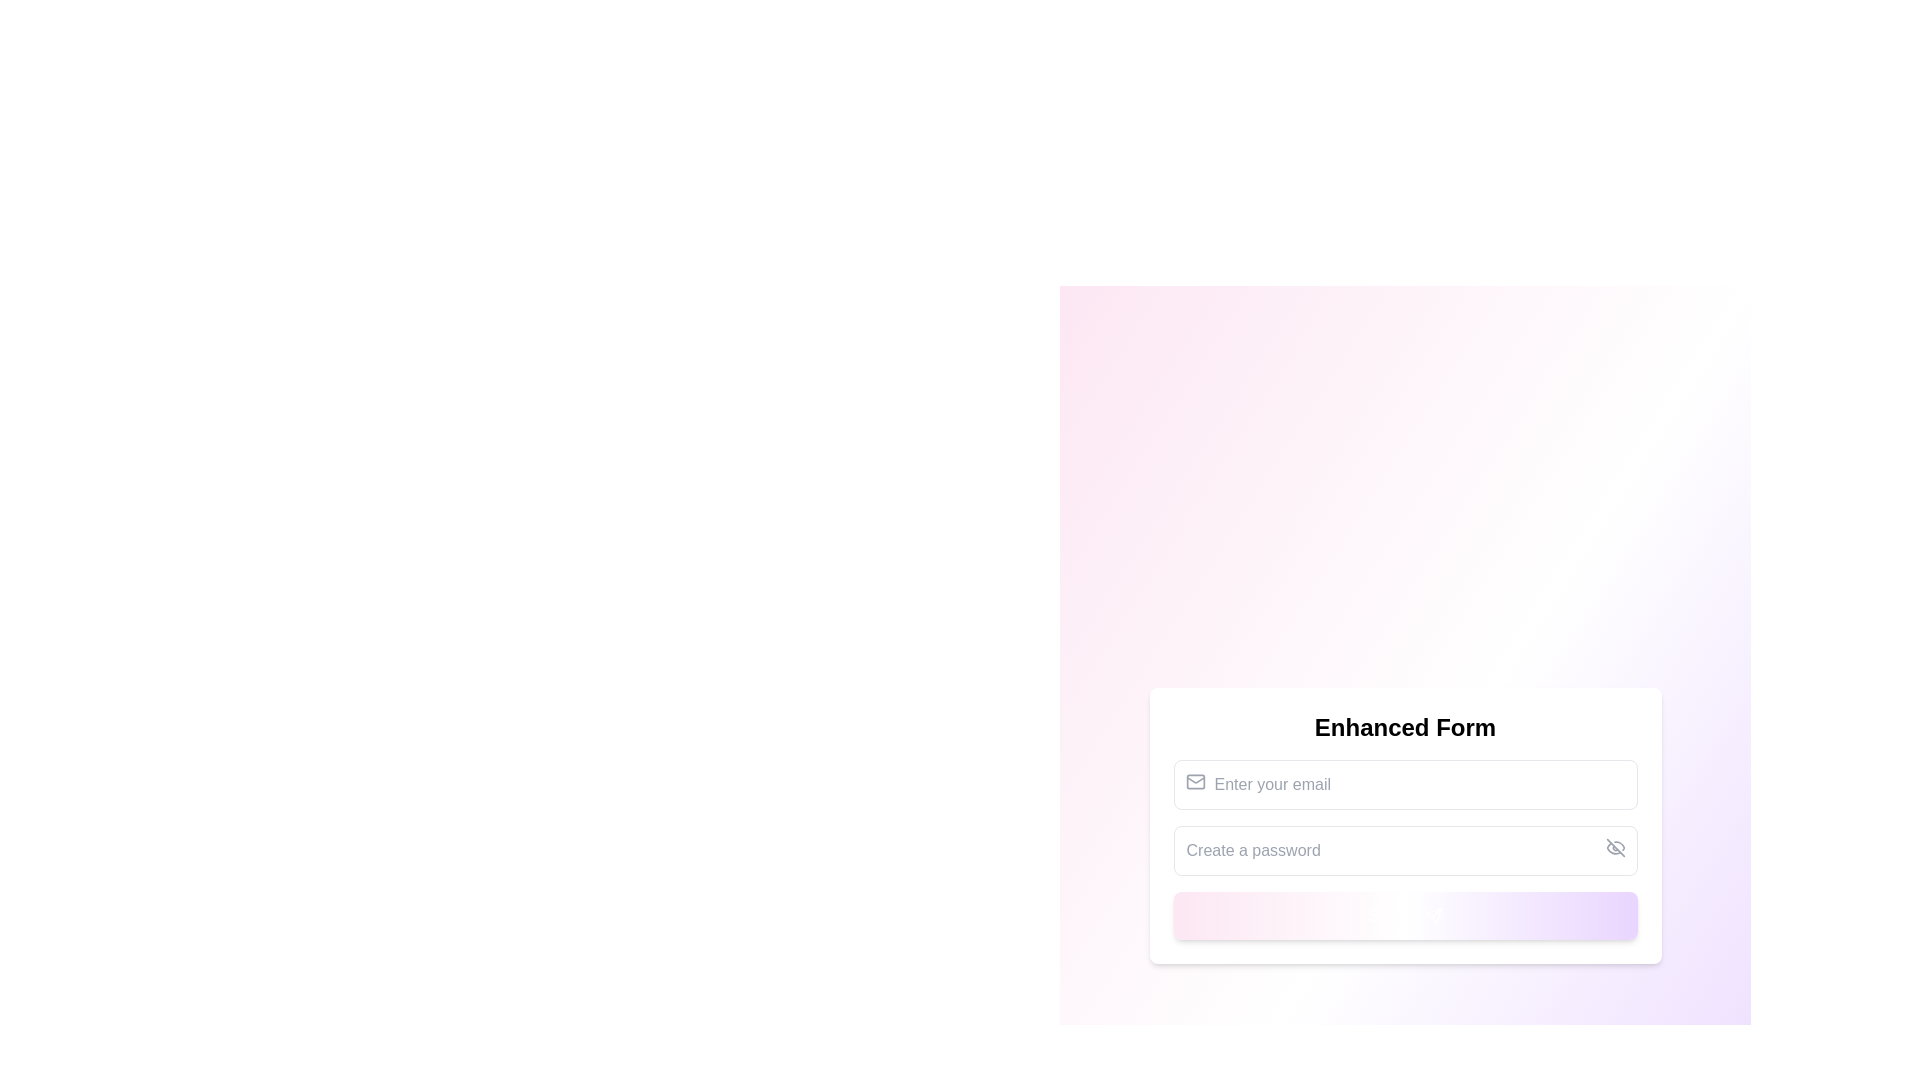  I want to click on the Text Header at the top of the form, which serves as the title or heading indicating the purpose of the form, so click(1404, 728).